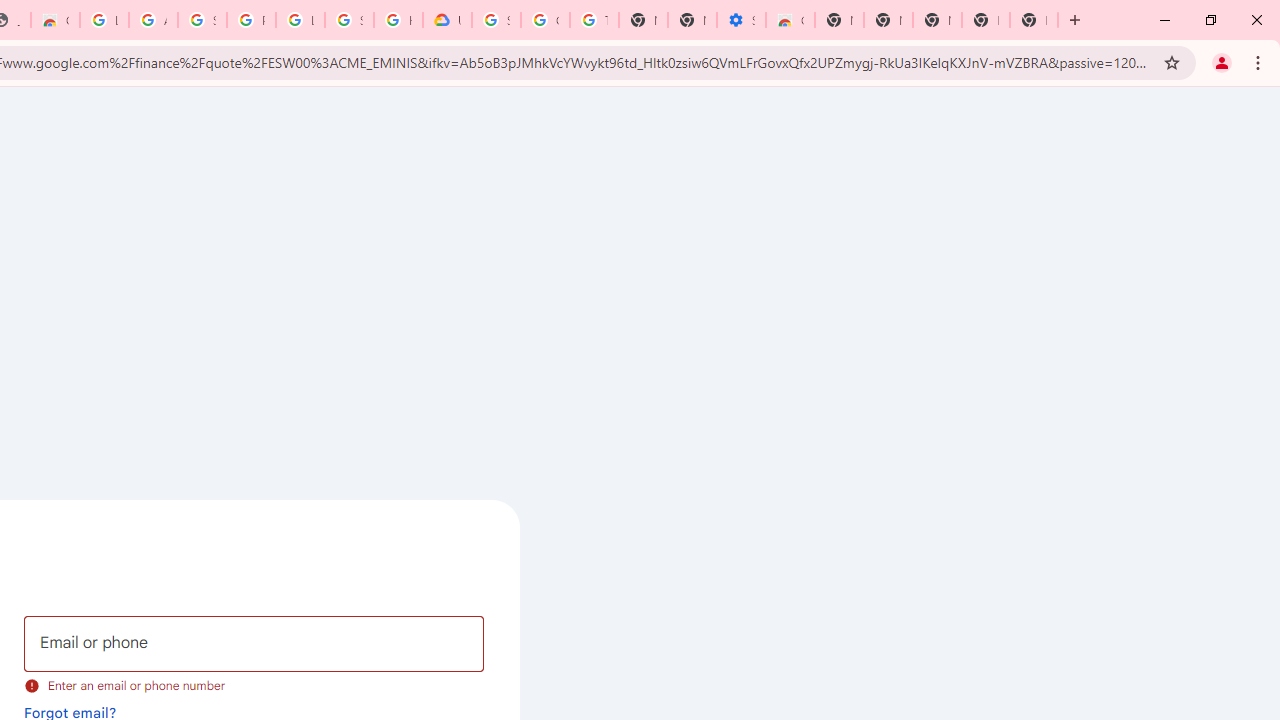  Describe the element at coordinates (55, 20) in the screenshot. I see `'Chrome Web Store - Household'` at that location.